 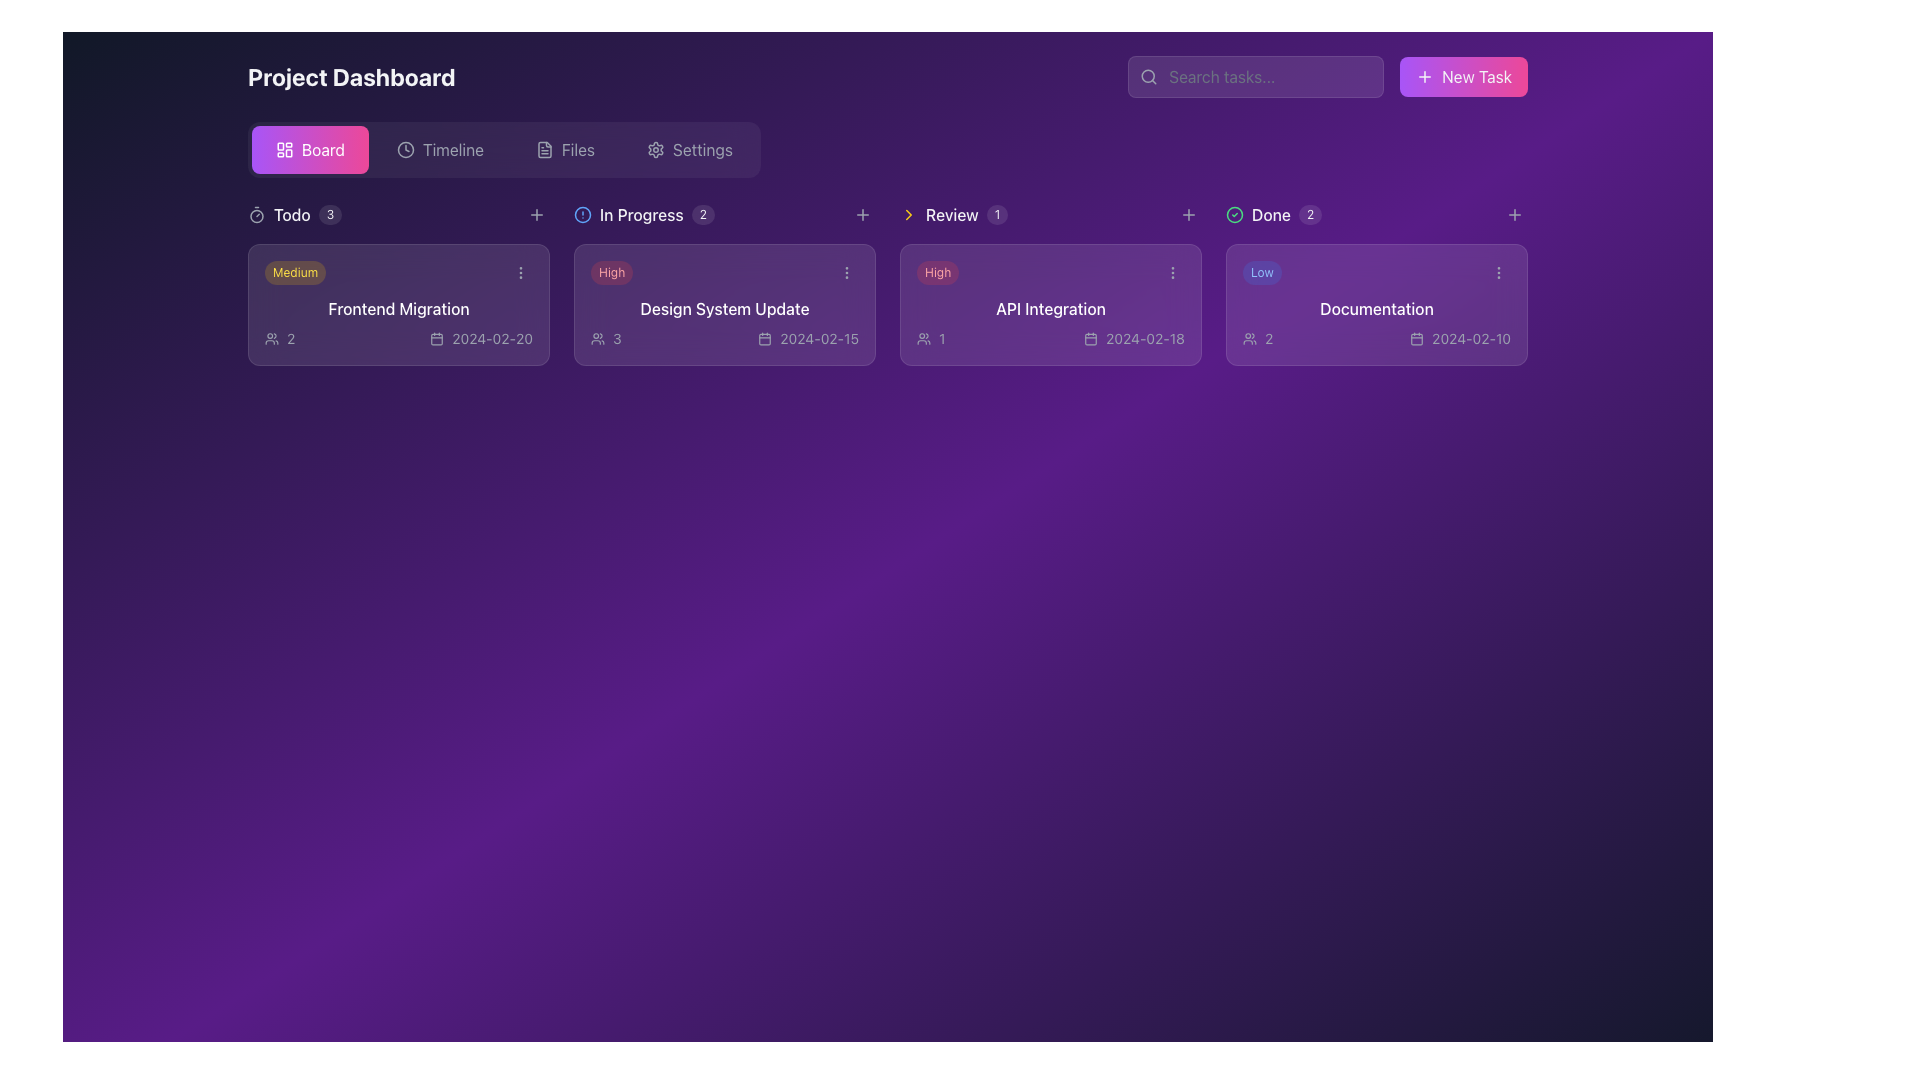 What do you see at coordinates (279, 338) in the screenshot?
I see `the icon displaying the user count associated with the 'Frontend Migration' task located in the bottom-left corner of the 'Frontend Migration' card in the 'Todo' category` at bounding box center [279, 338].